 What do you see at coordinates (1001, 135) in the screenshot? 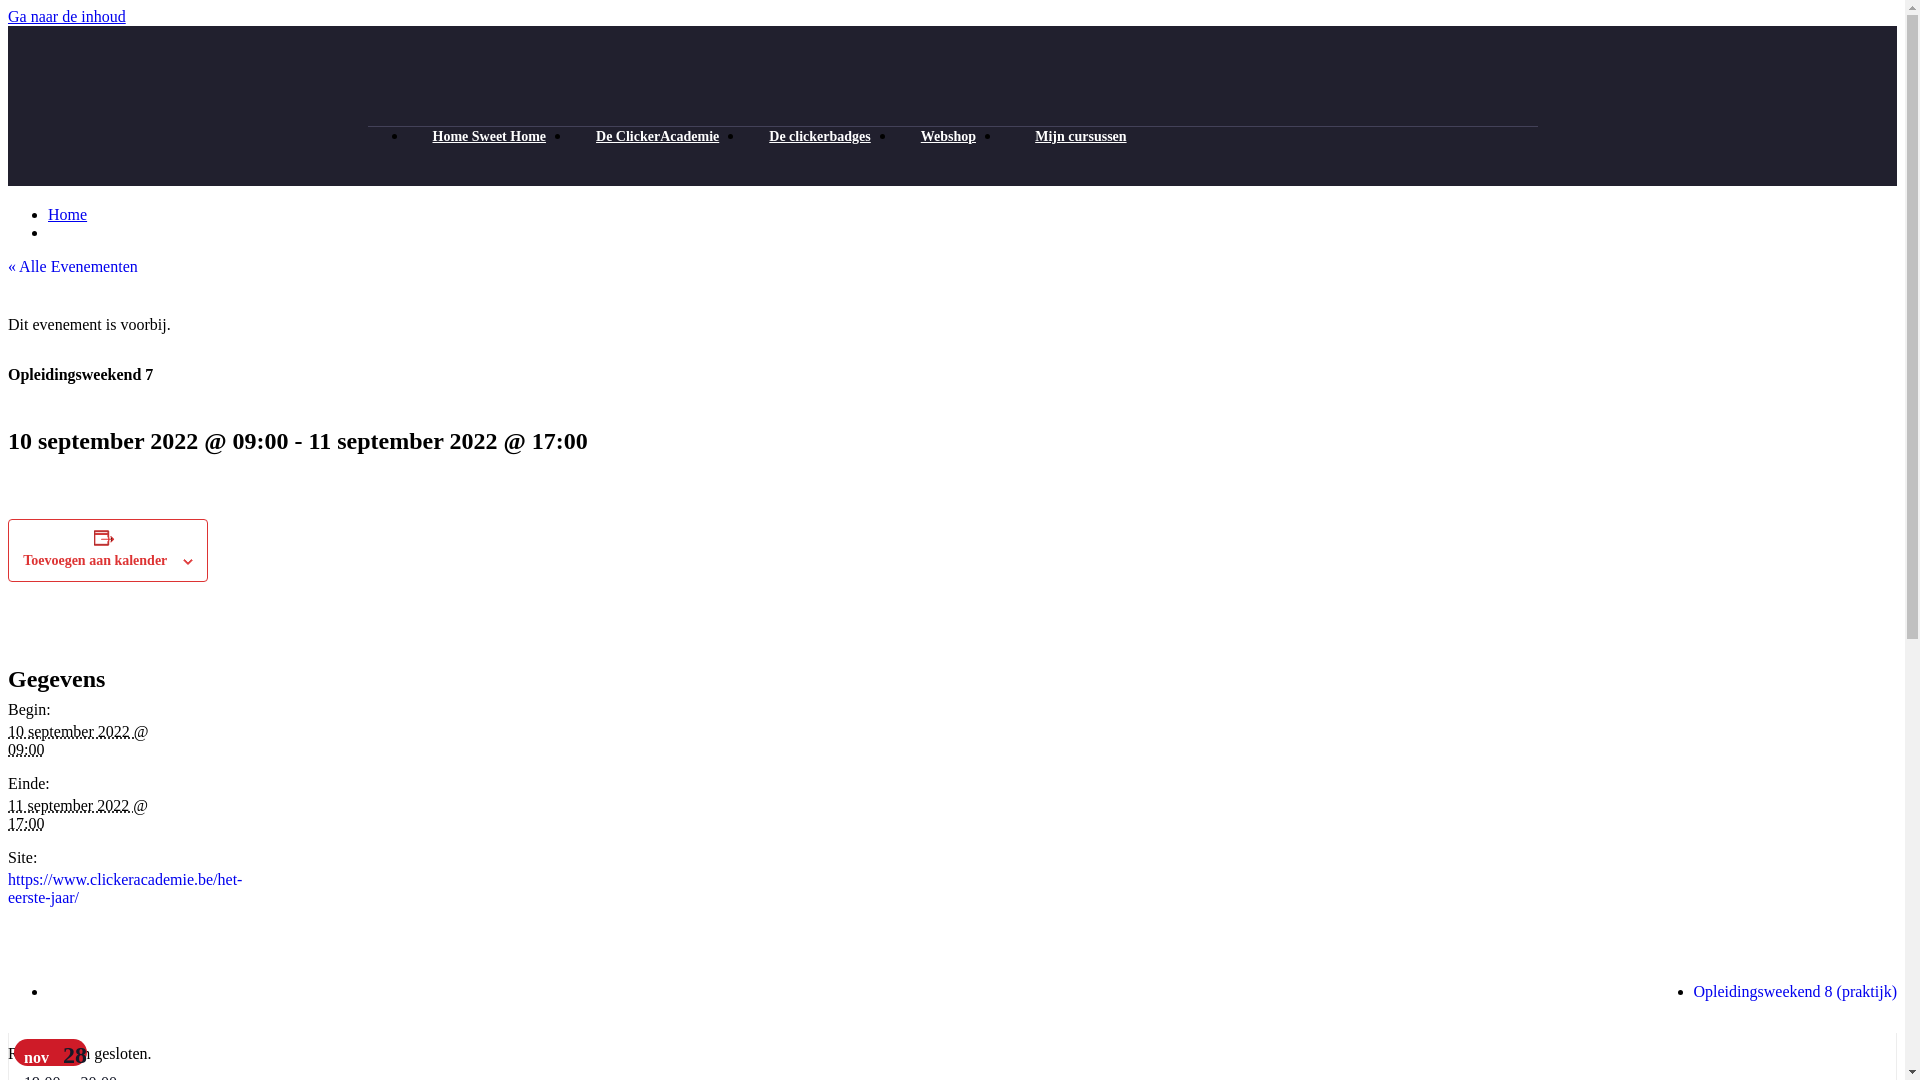
I see `'Mijn cursussen'` at bounding box center [1001, 135].